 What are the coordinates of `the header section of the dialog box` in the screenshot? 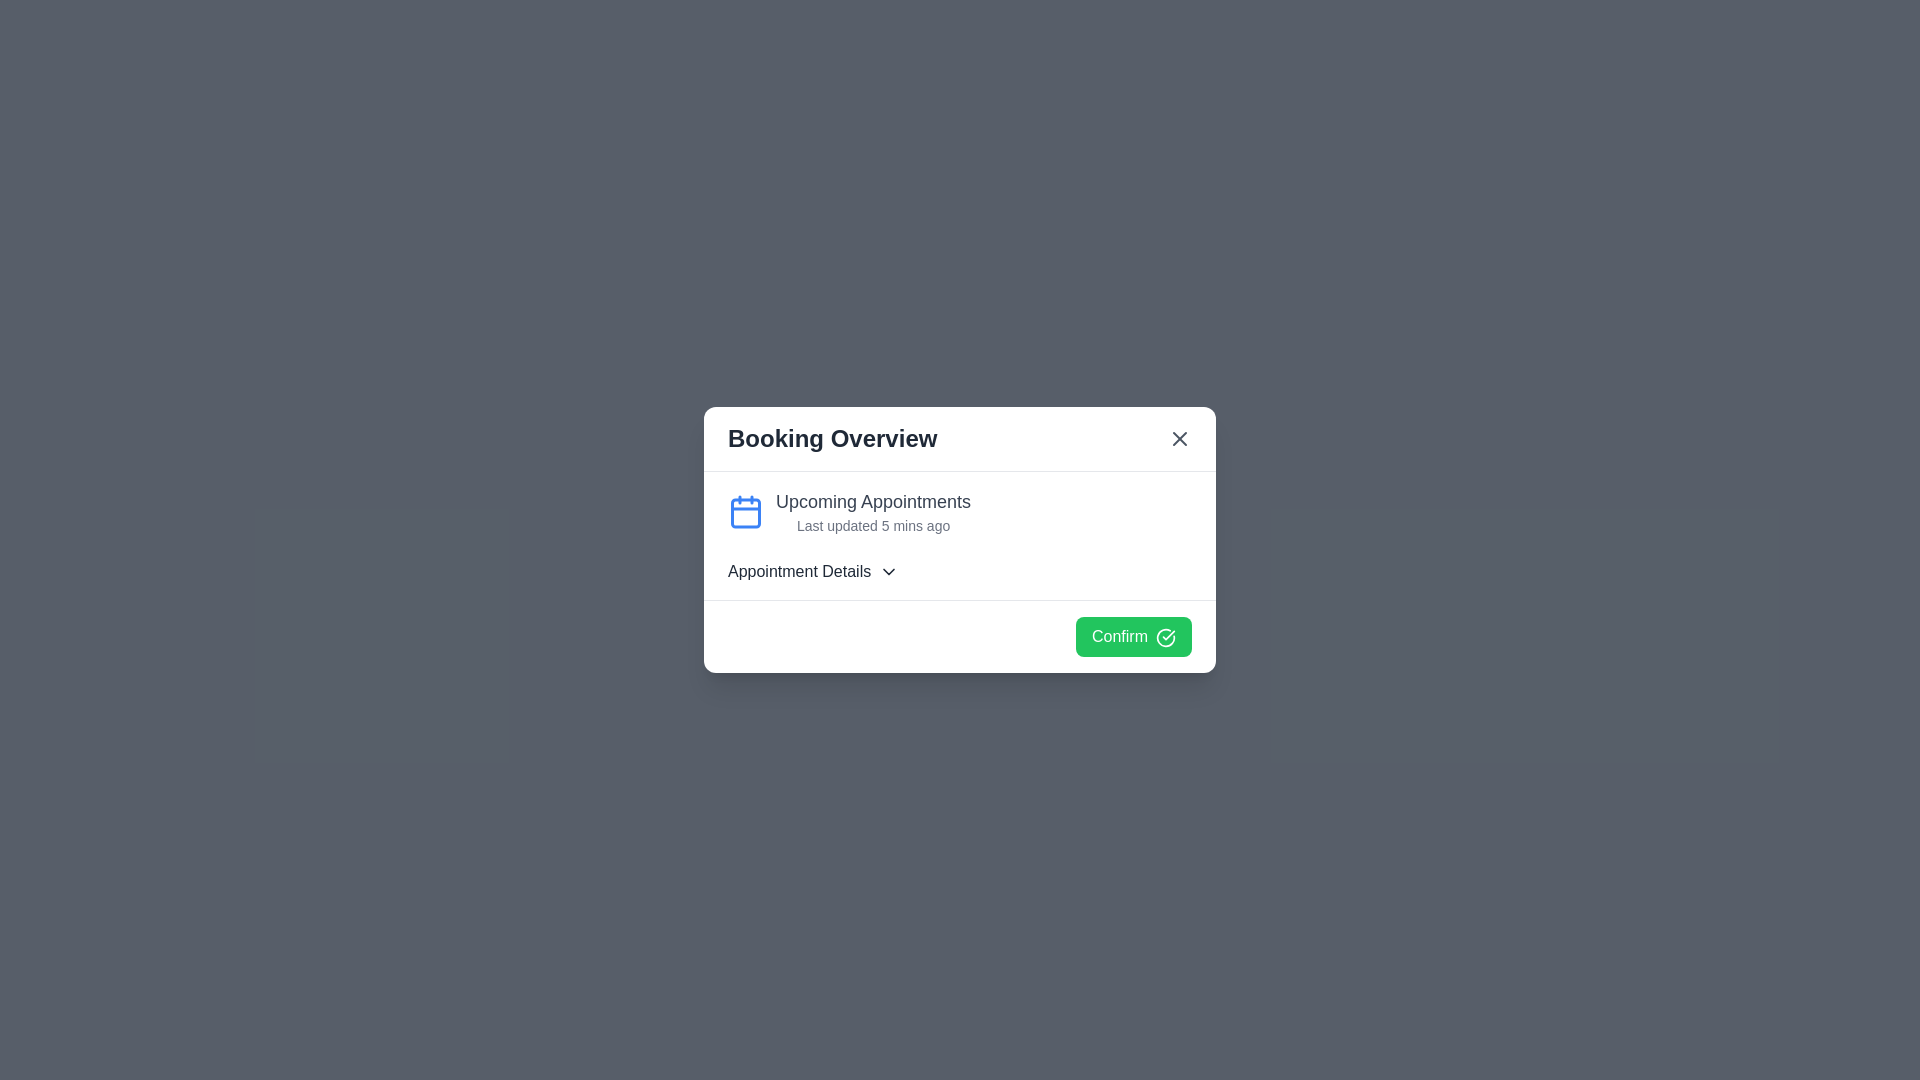 It's located at (960, 438).